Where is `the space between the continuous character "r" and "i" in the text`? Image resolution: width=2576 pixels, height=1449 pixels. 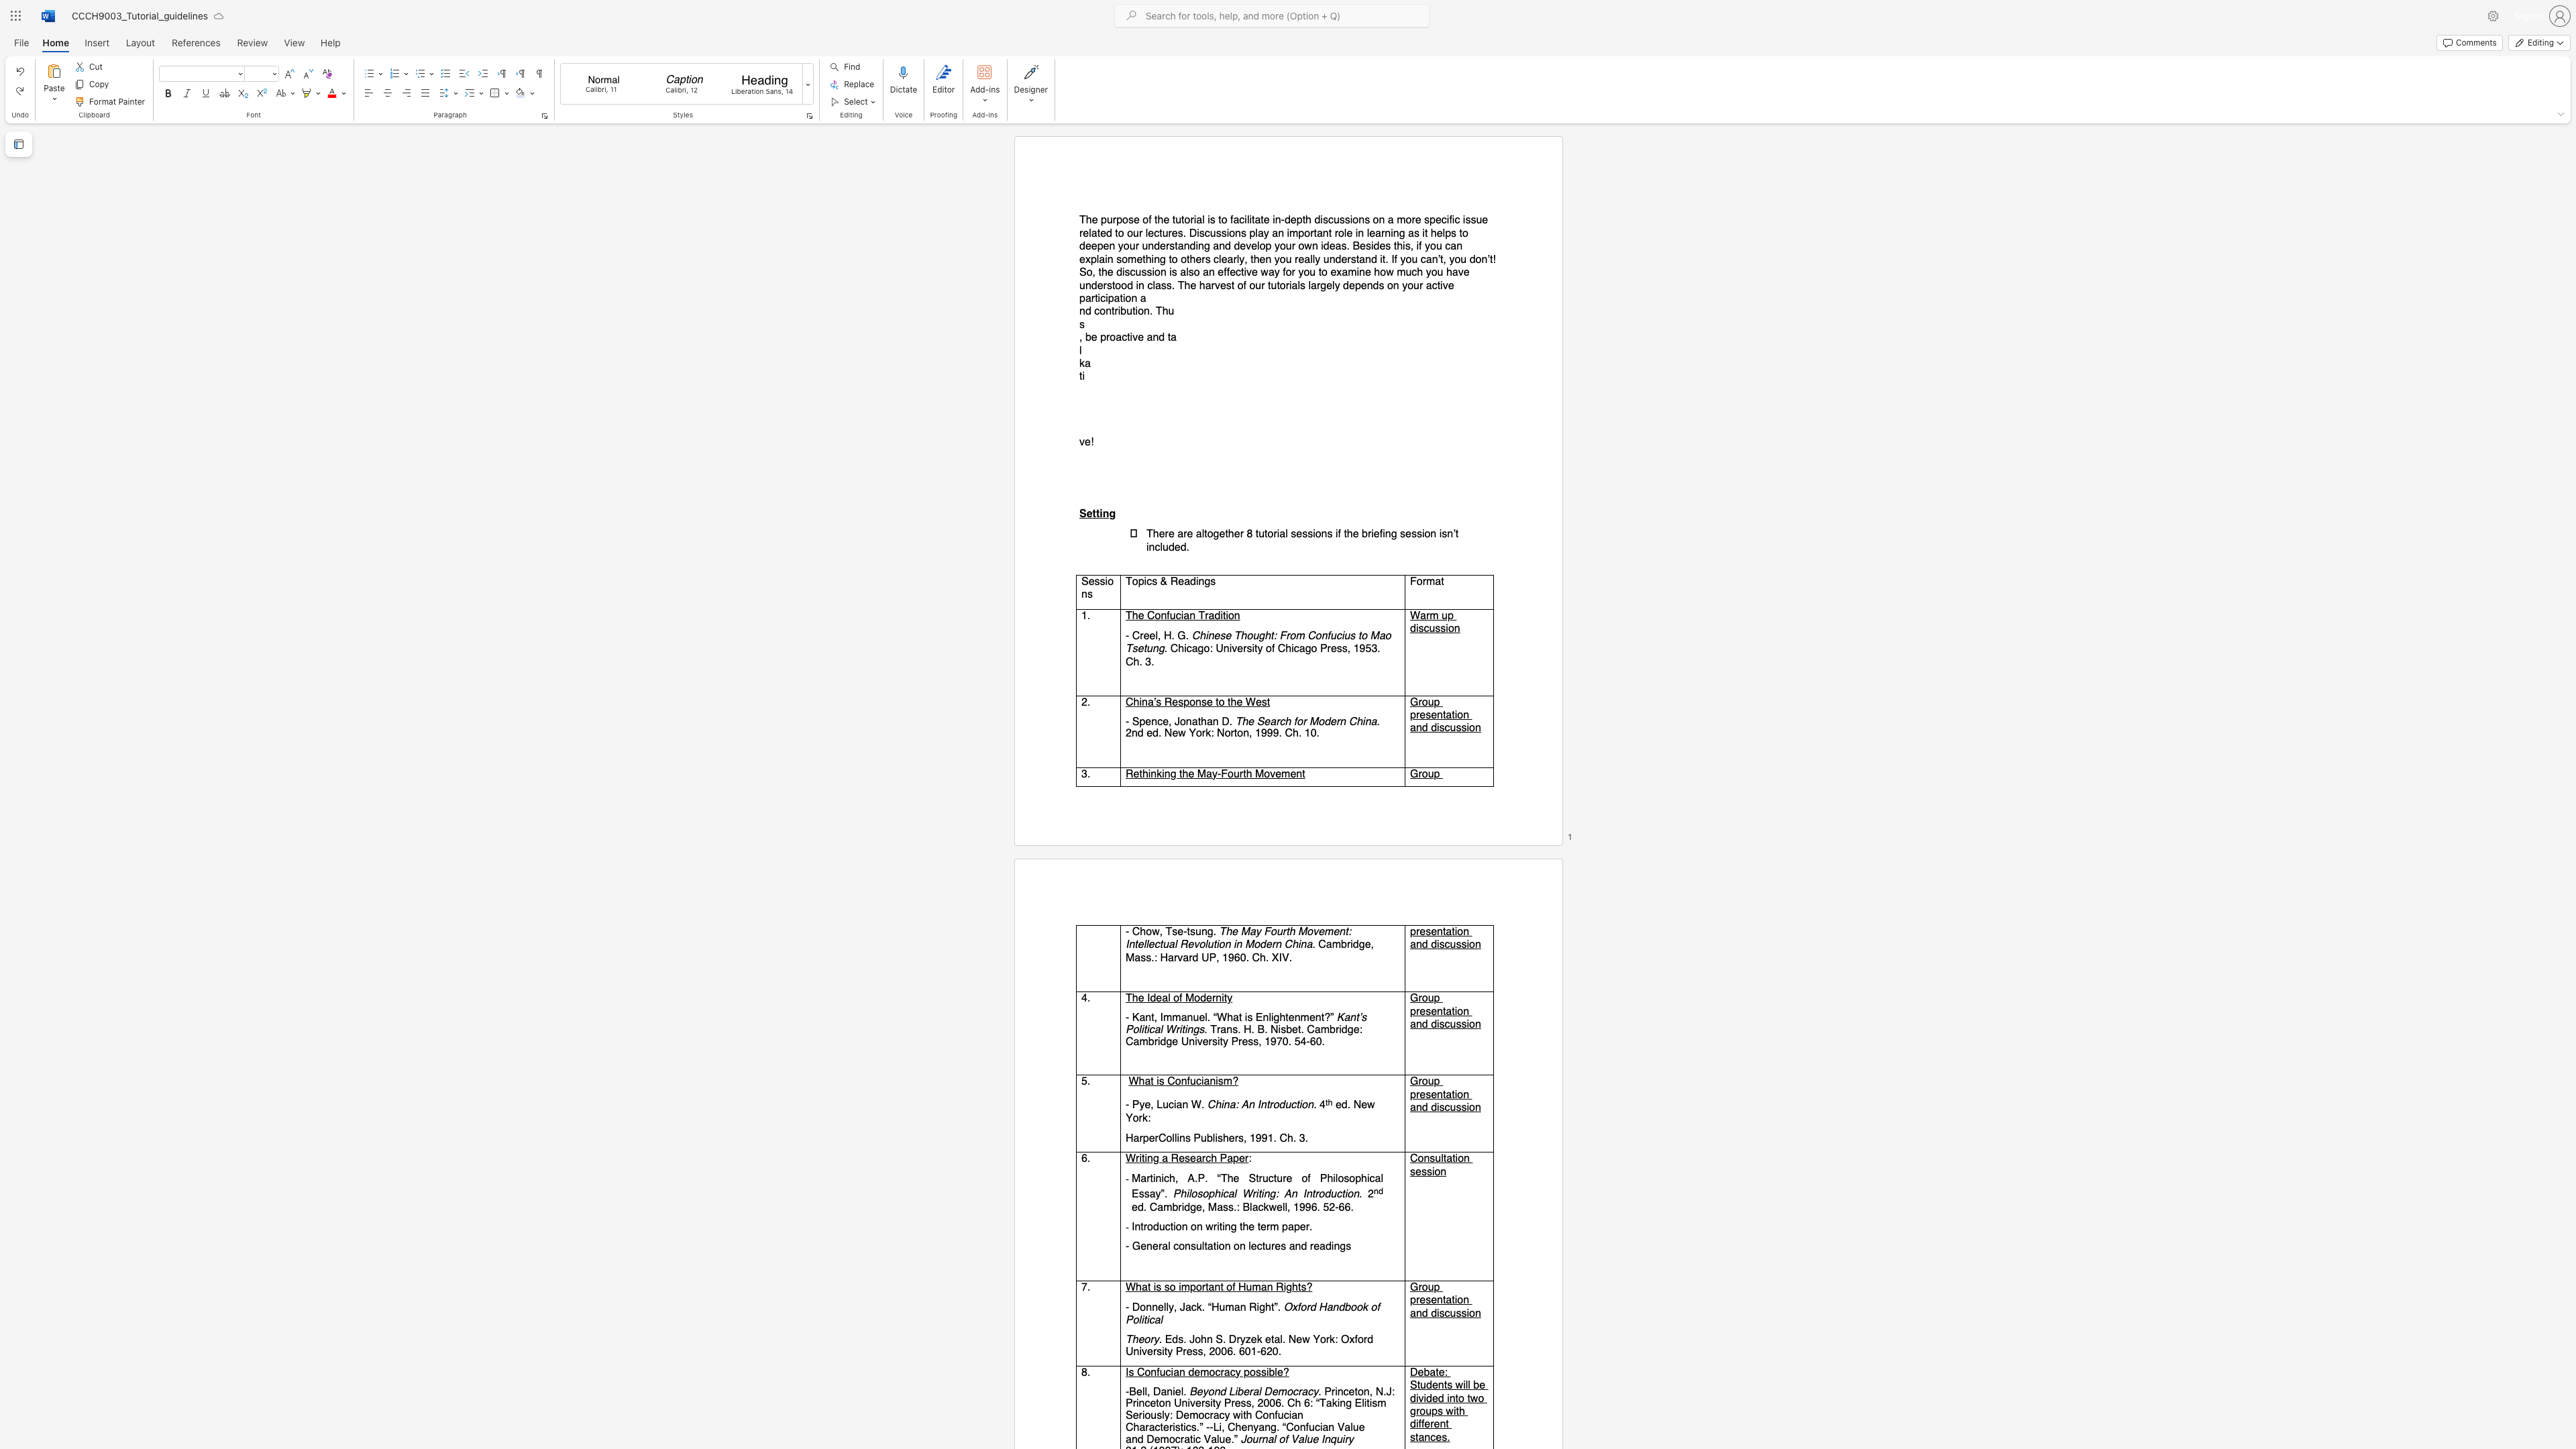
the space between the continuous character "r" and "i" in the text is located at coordinates (1118, 311).